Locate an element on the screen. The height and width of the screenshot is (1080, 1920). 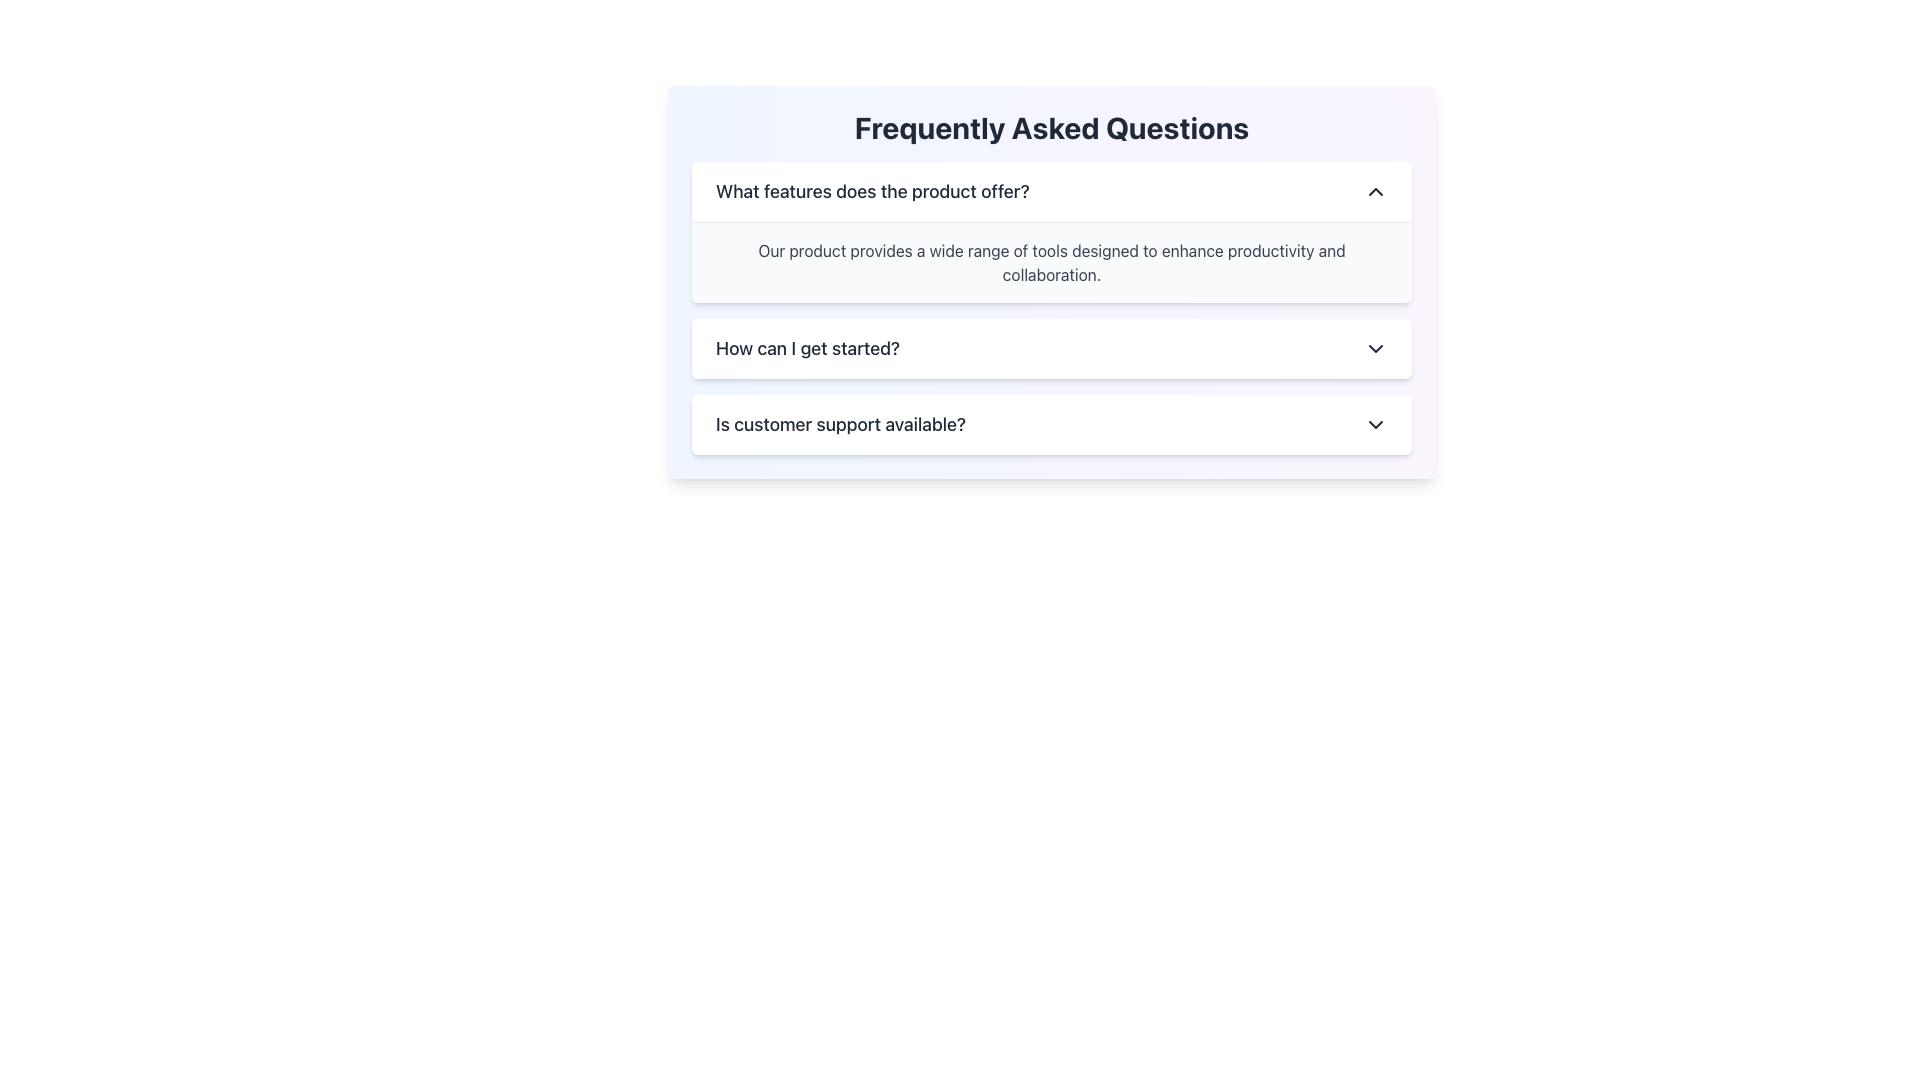
descriptive content of the expandable FAQ item titled 'What features does the product offer?' located at the top of the FAQ list is located at coordinates (1050, 231).